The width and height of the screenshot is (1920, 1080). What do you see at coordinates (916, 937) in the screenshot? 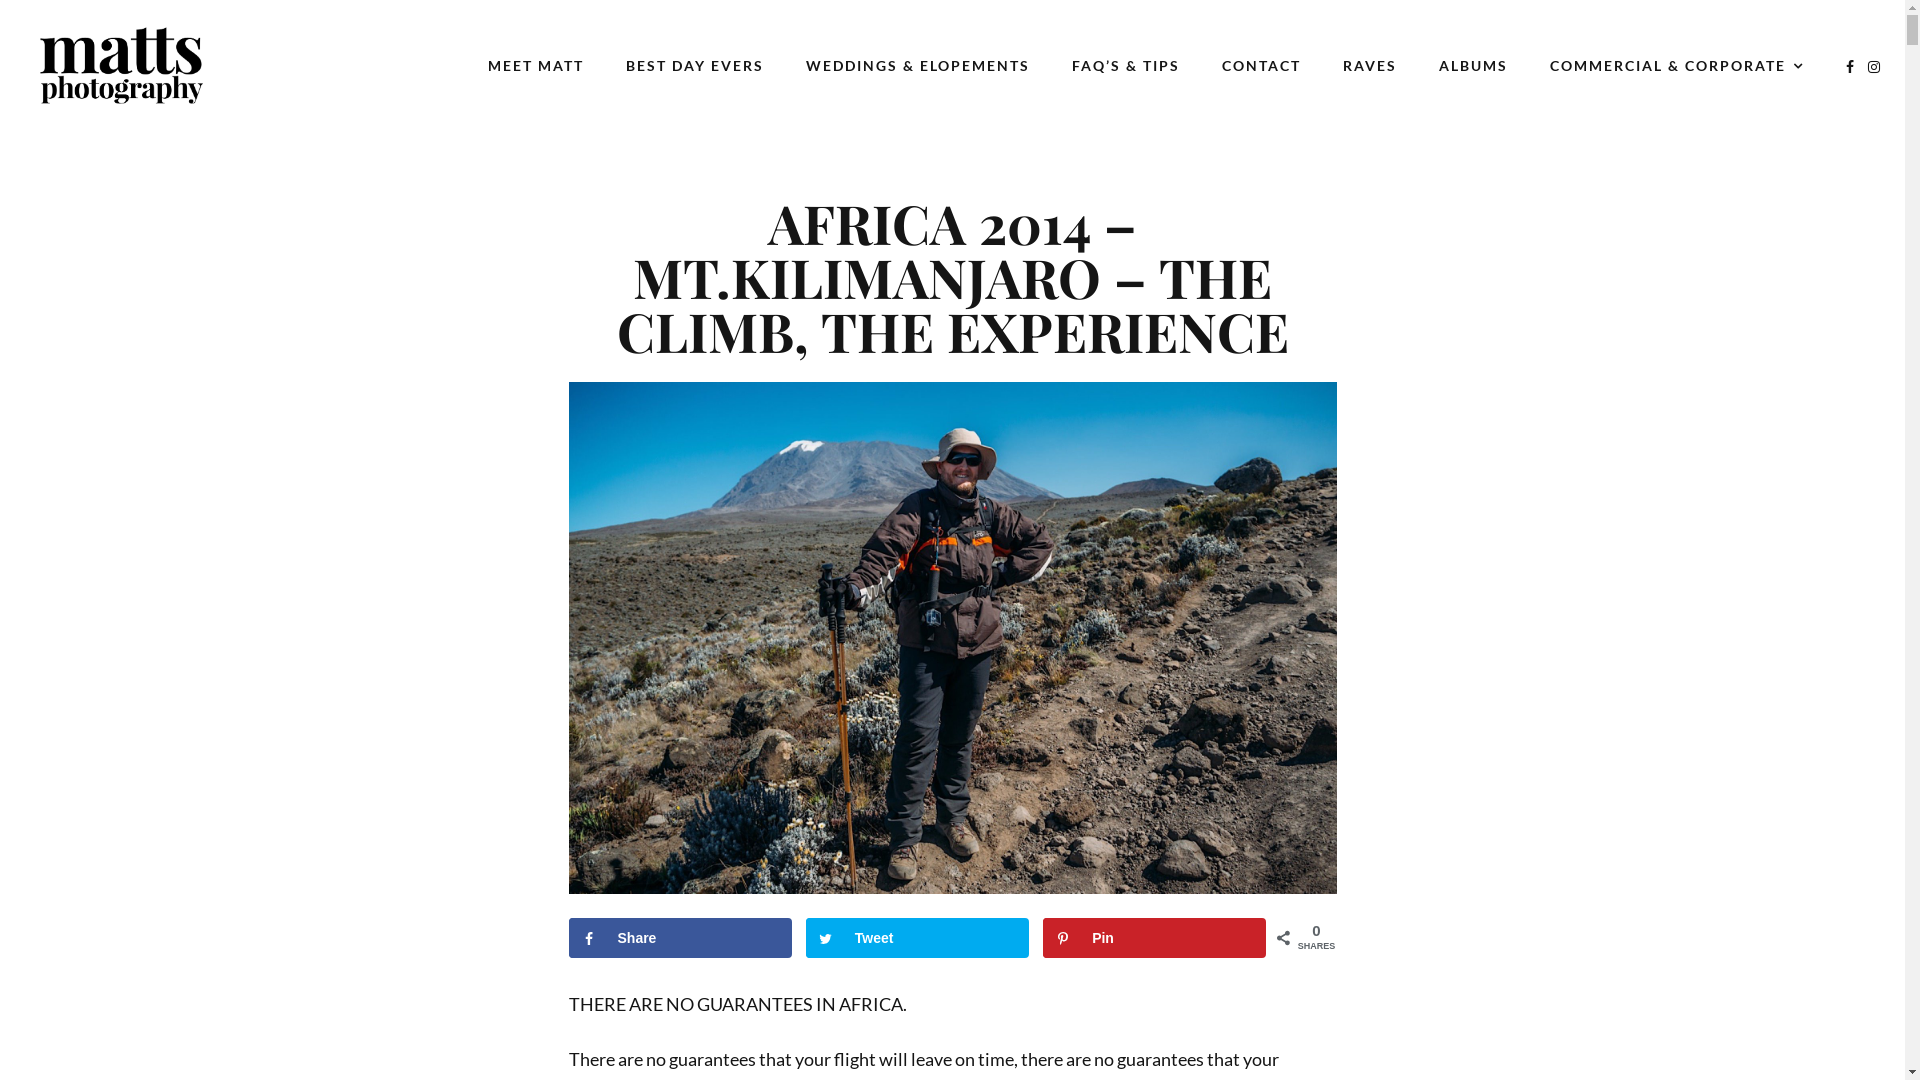
I see `'Tweet'` at bounding box center [916, 937].